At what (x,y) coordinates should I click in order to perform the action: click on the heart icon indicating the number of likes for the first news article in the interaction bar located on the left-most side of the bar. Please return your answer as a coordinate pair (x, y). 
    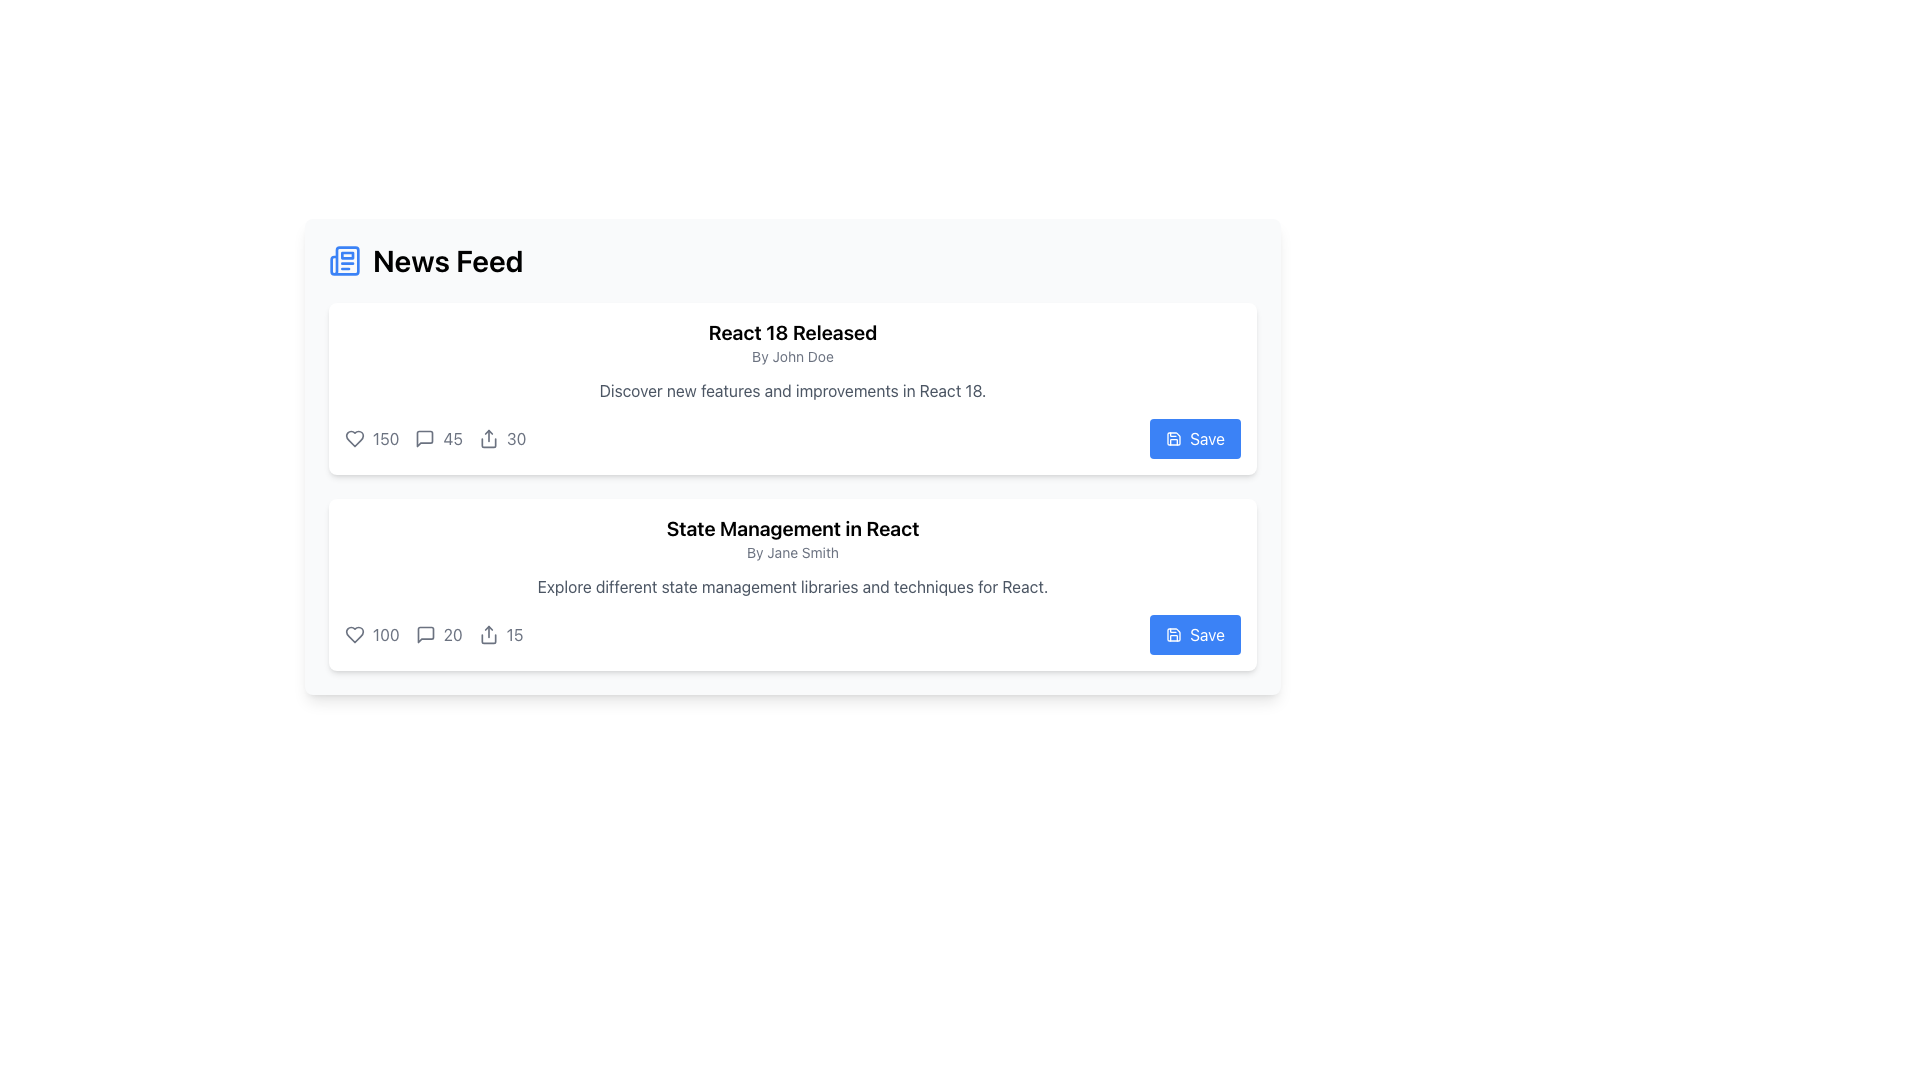
    Looking at the image, I should click on (372, 438).